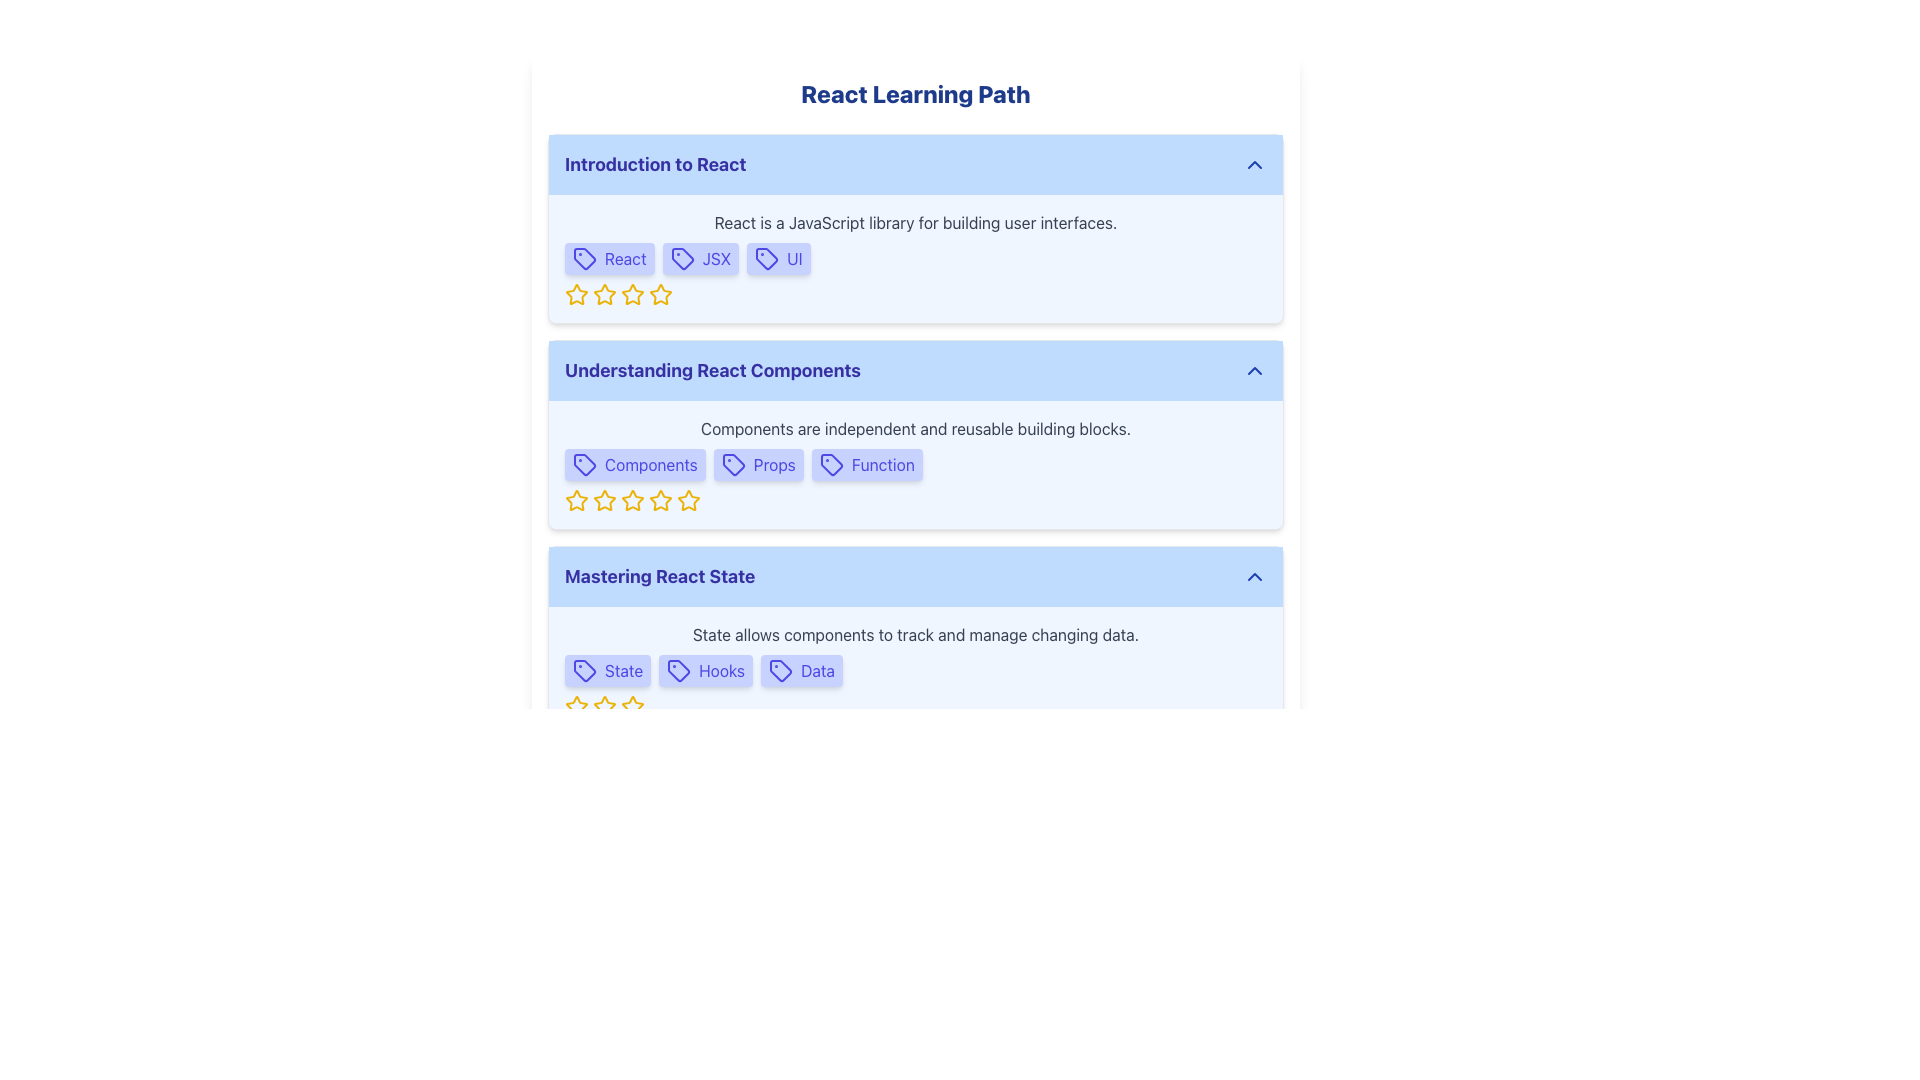  I want to click on the third tag in the horizontal row of tags labeled 'React', 'JSX', and 'Introduction to React', so click(777, 257).